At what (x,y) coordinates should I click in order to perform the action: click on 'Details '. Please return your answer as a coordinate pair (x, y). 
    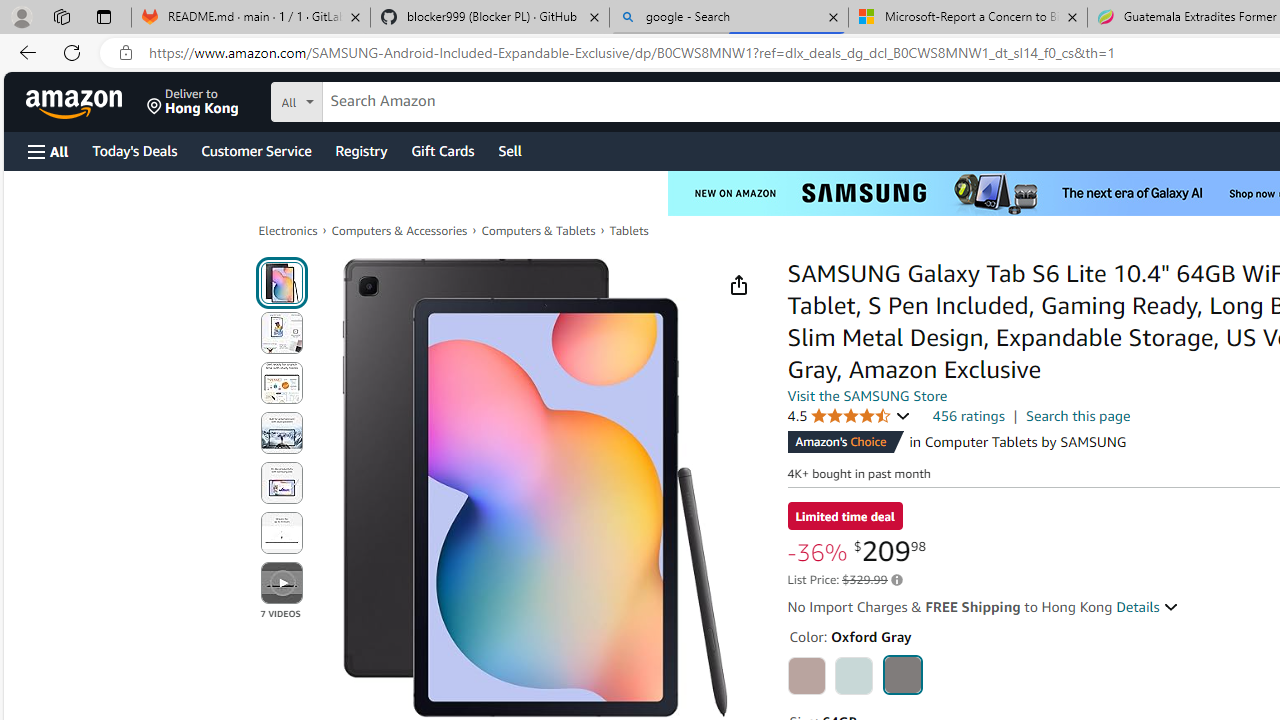
    Looking at the image, I should click on (1148, 605).